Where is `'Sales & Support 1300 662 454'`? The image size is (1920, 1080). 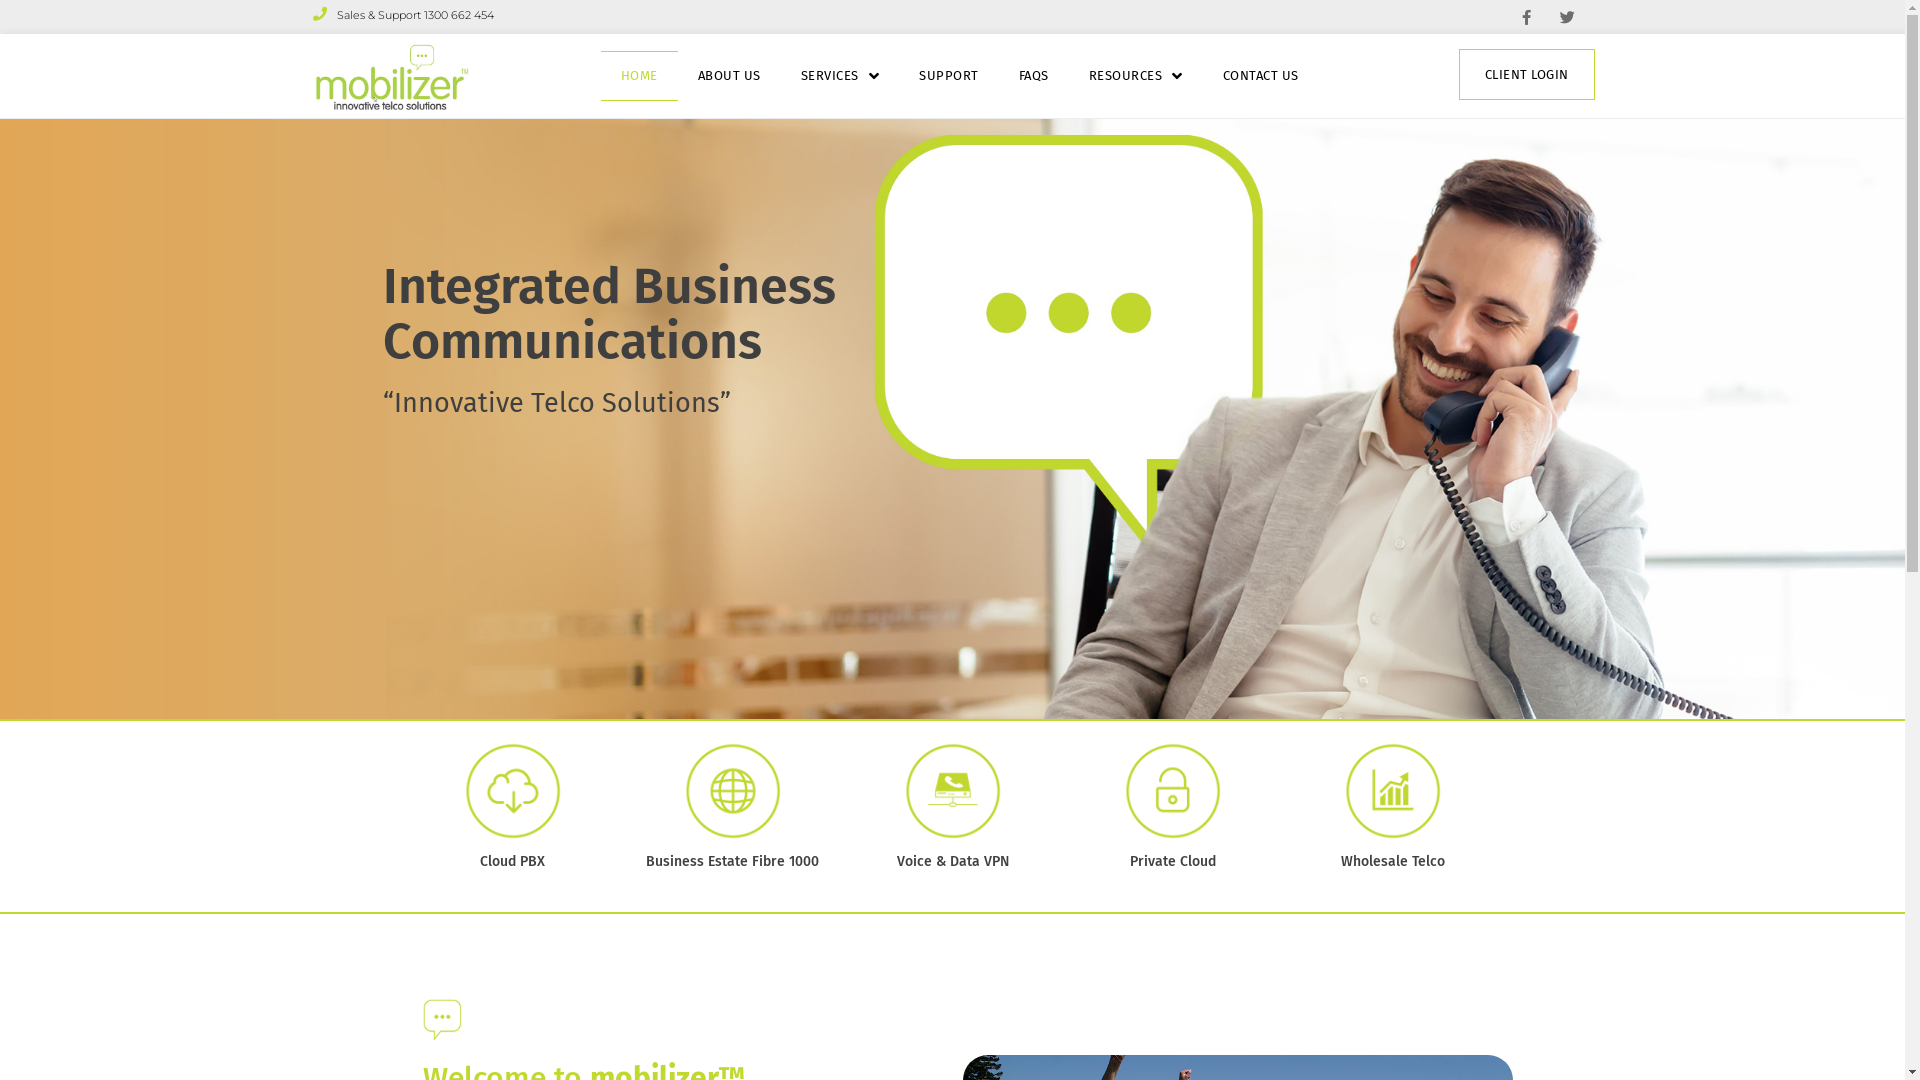 'Sales & Support 1300 662 454' is located at coordinates (401, 15).